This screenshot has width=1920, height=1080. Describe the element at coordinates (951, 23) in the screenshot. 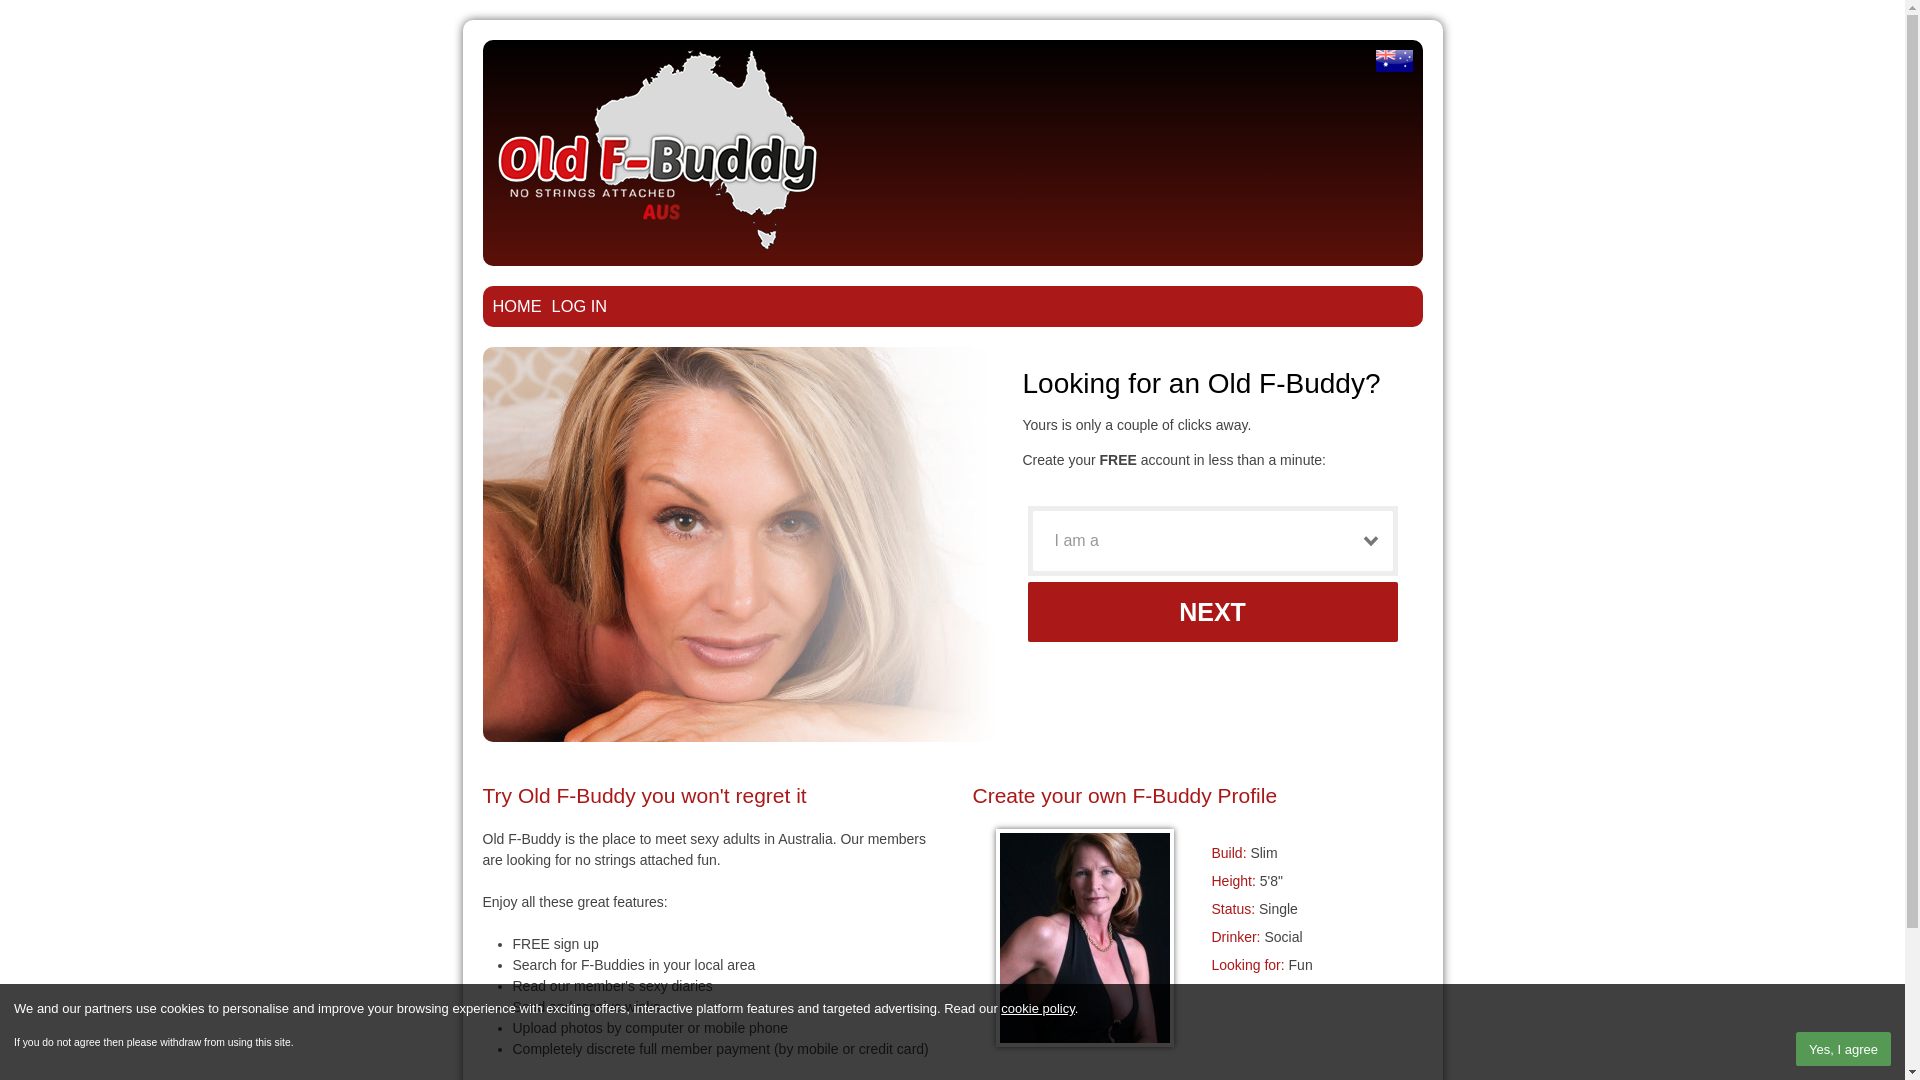

I see `'Jump to navigation'` at that location.